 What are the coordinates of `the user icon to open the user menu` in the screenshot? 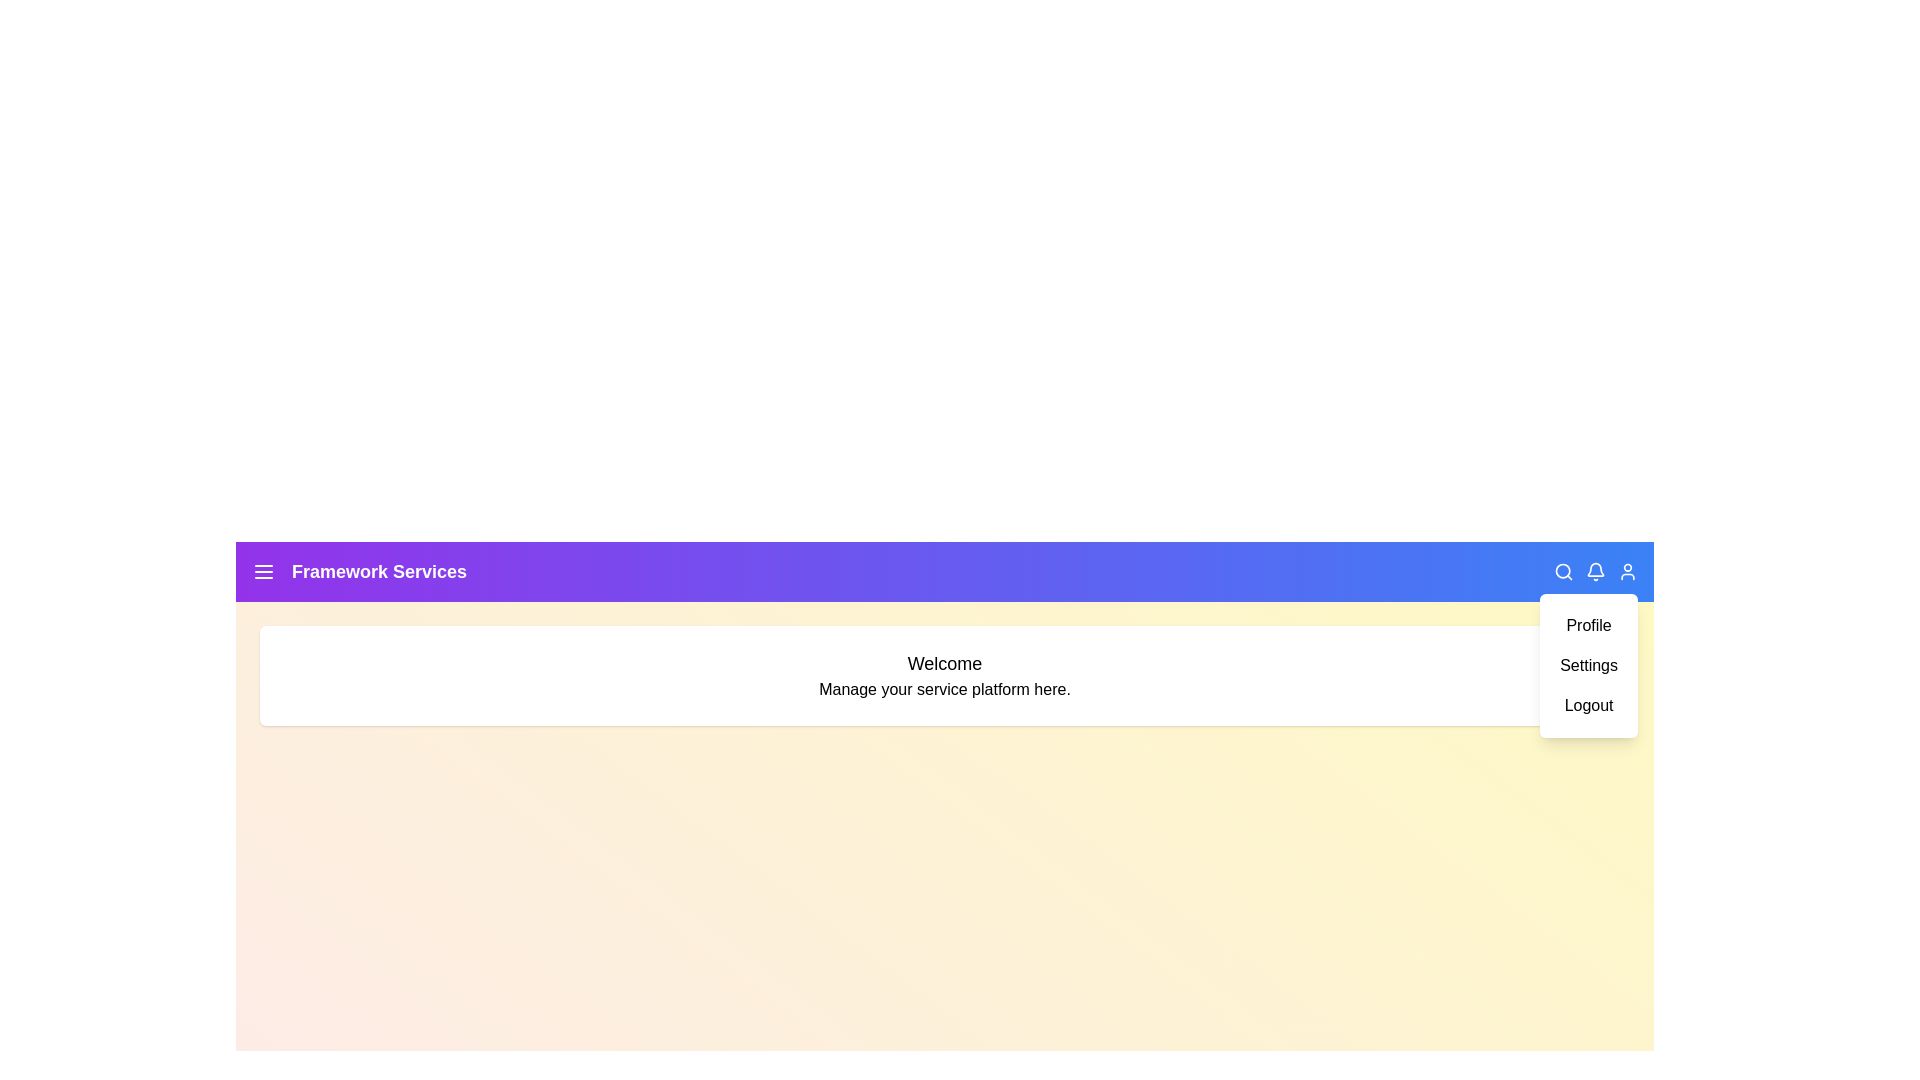 It's located at (1627, 571).